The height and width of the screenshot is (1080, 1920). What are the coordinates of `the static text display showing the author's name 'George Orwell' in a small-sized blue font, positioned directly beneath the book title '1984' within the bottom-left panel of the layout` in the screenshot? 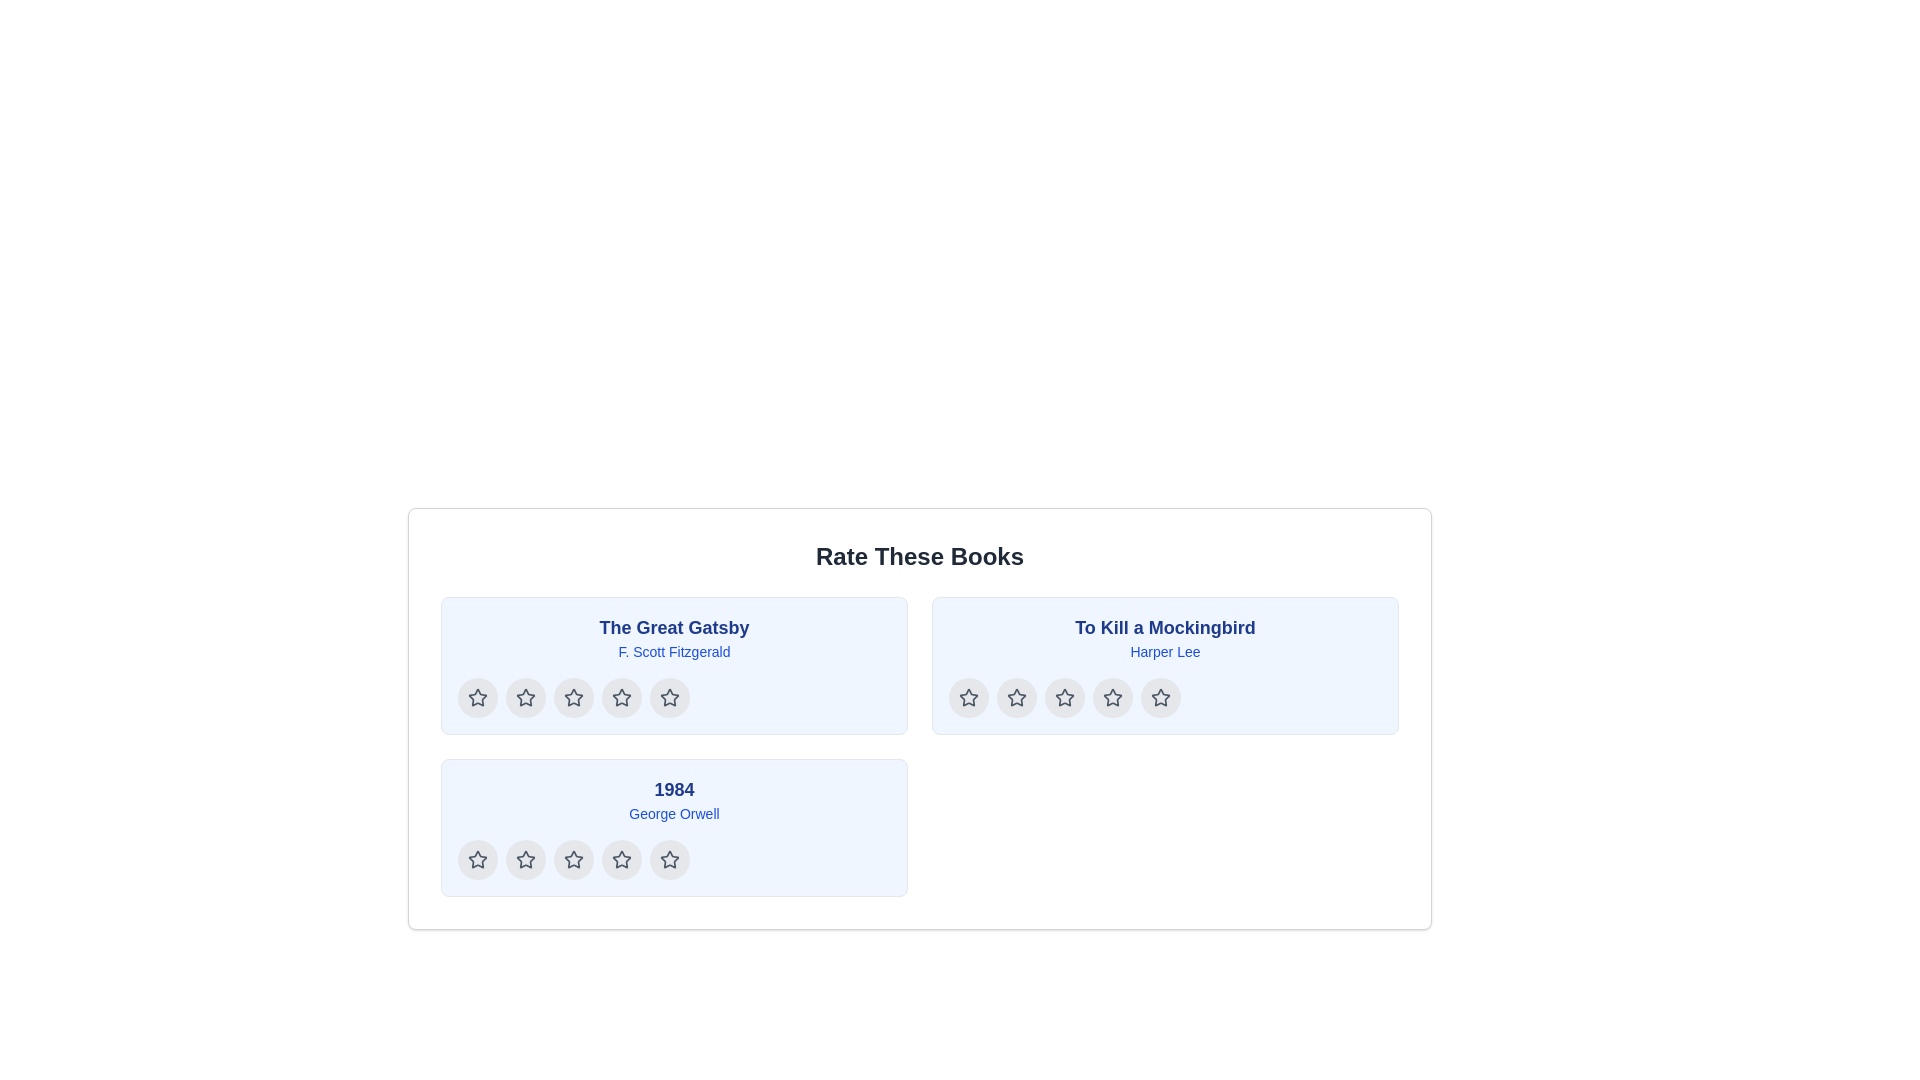 It's located at (674, 813).